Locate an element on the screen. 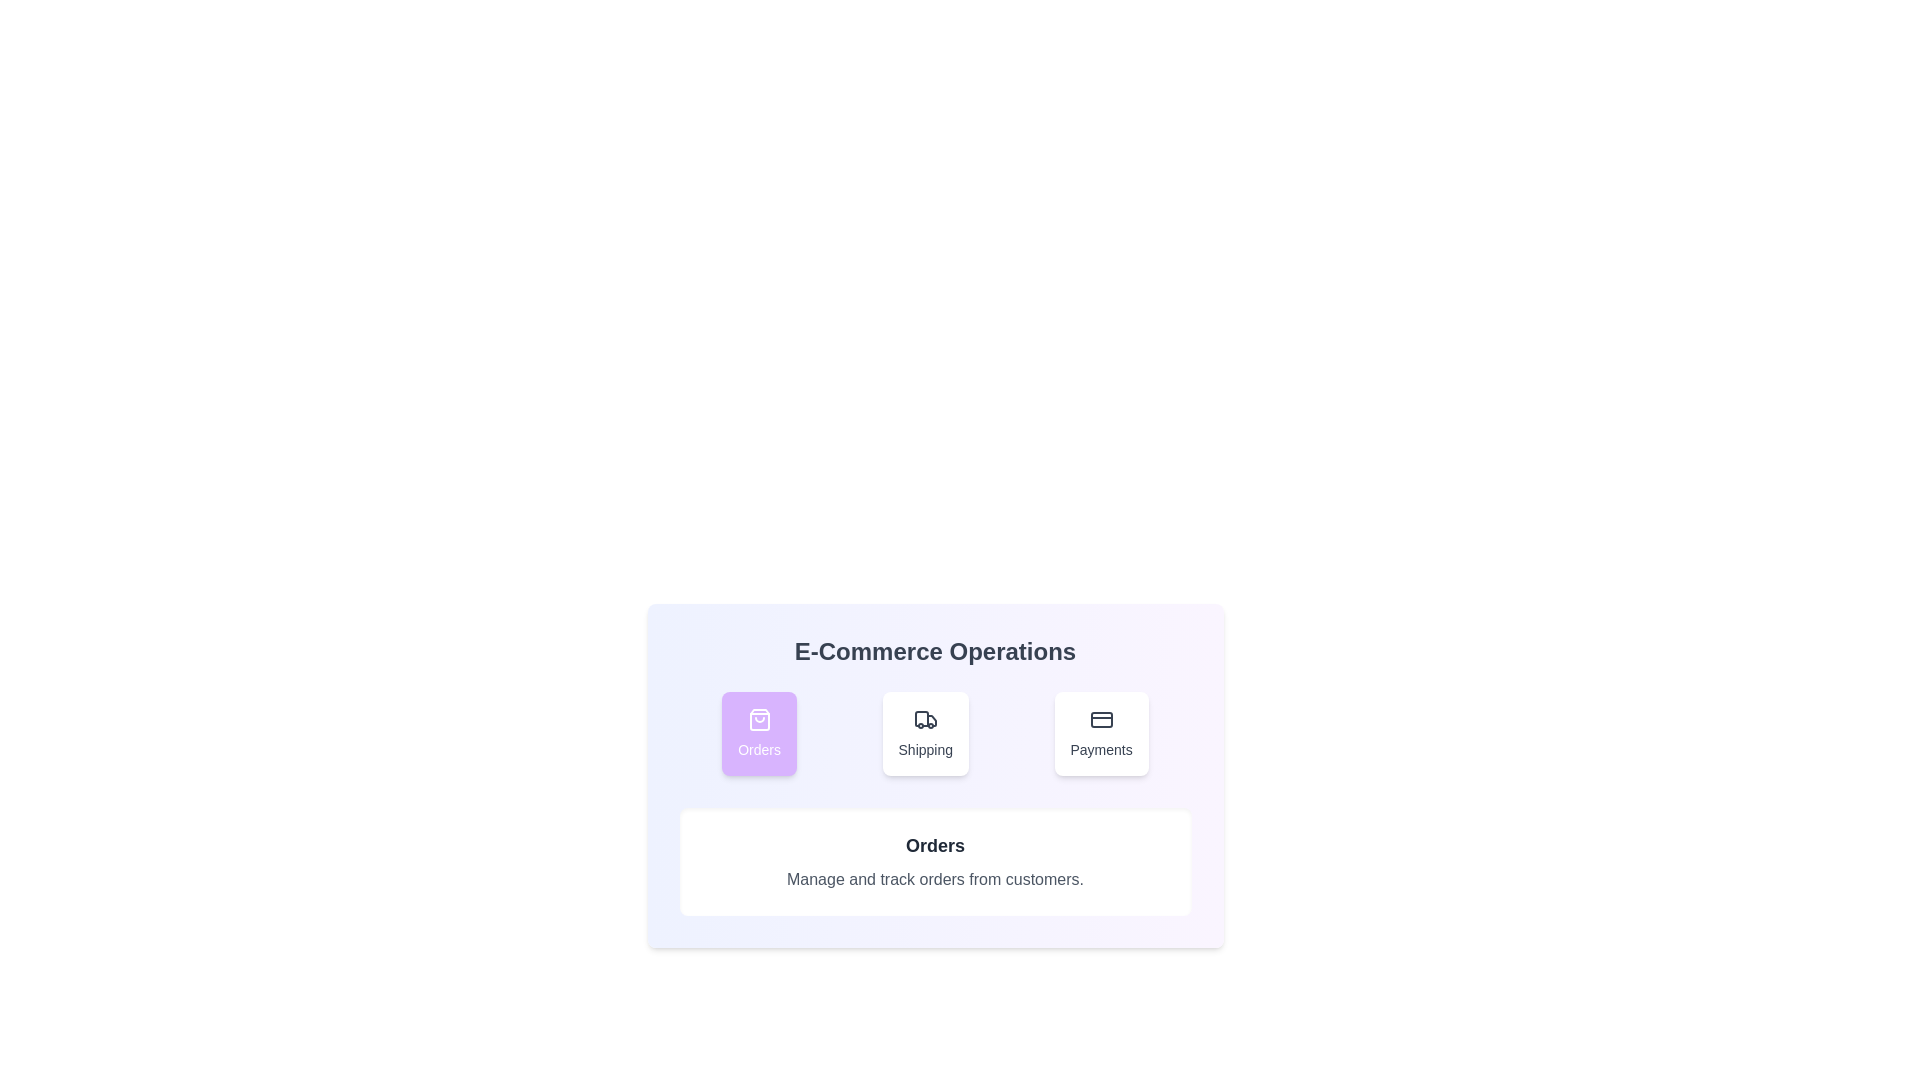  the 'Shipping' static text label located beneath the truck icon in the E-Commerce Operations panel is located at coordinates (924, 749).